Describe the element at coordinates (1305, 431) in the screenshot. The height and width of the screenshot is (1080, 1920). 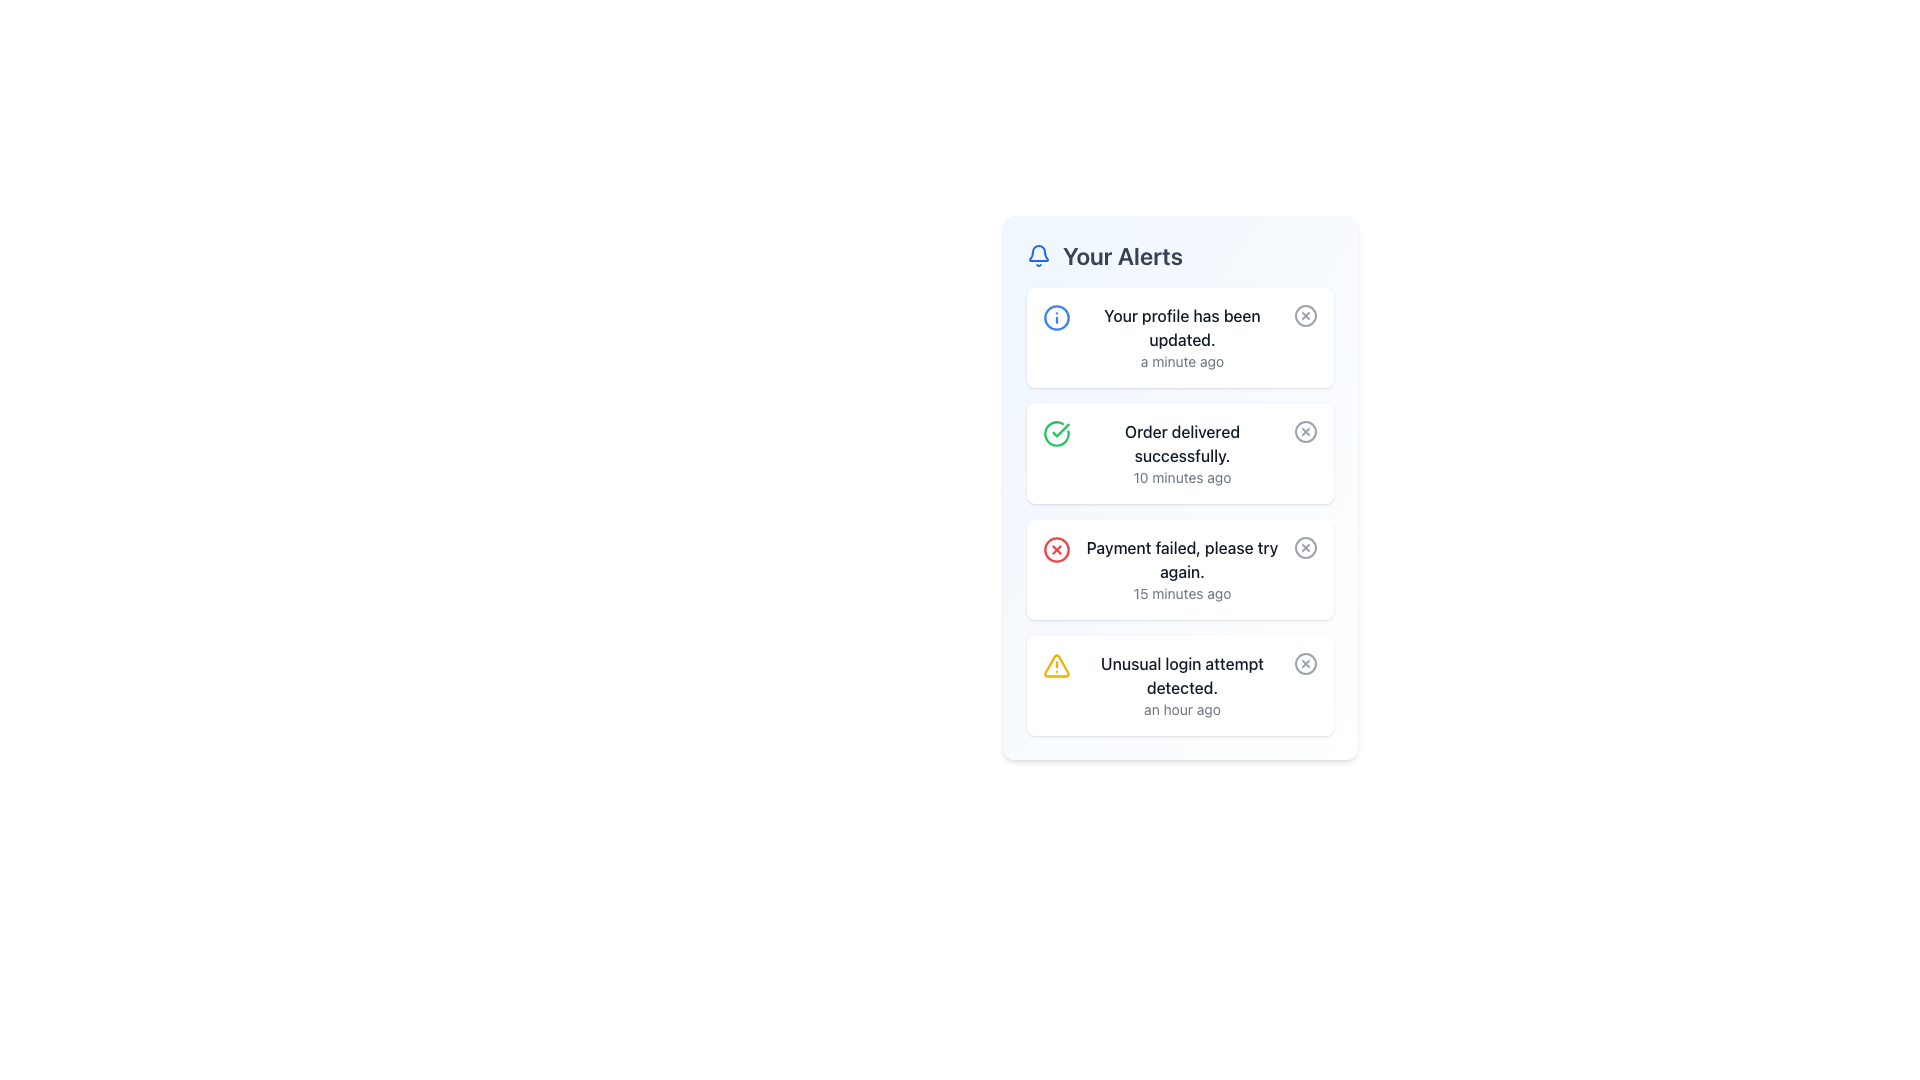
I see `the circle icon button with an 'X' symbol located at the top-right corner of the second notification card titled 'Order delivered successfully' to change its color` at that location.